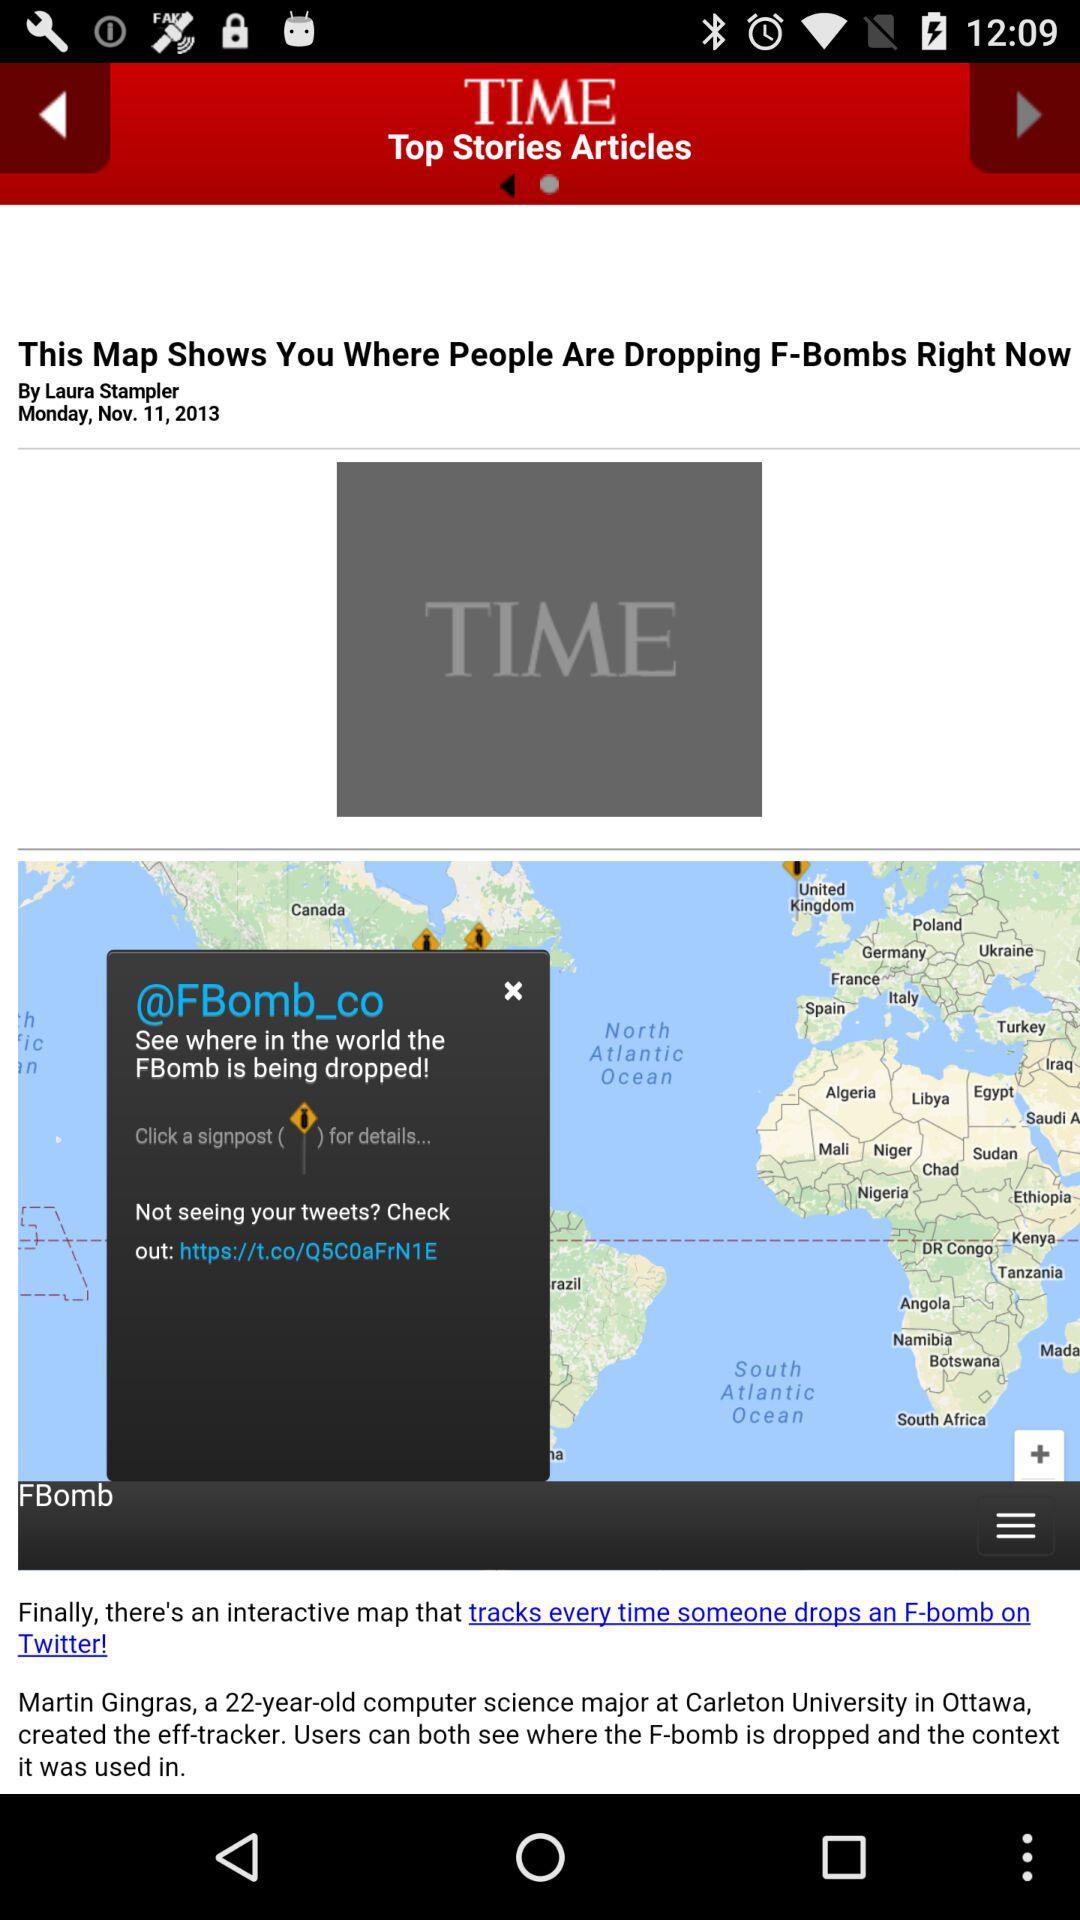 This screenshot has height=1920, width=1080. I want to click on next, so click(1024, 117).